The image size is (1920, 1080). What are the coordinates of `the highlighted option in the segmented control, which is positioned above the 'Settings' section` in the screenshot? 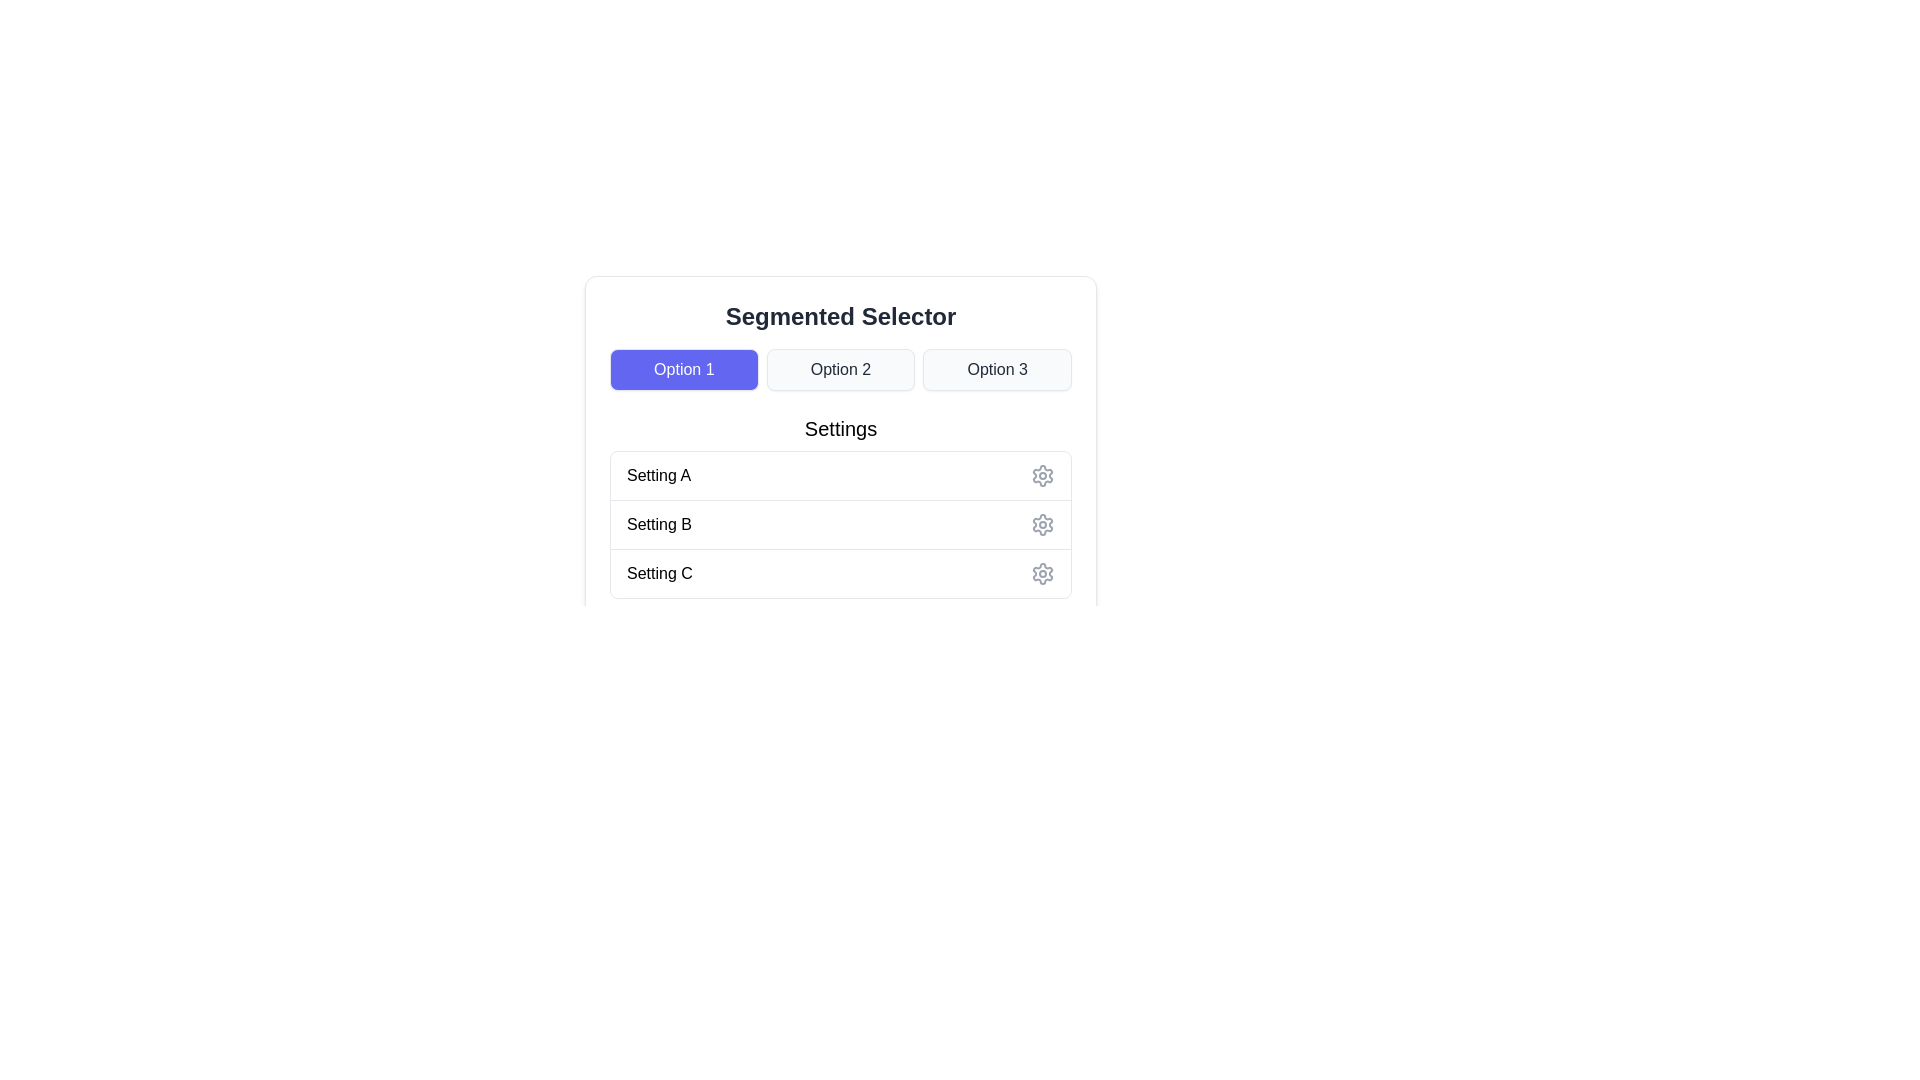 It's located at (840, 345).